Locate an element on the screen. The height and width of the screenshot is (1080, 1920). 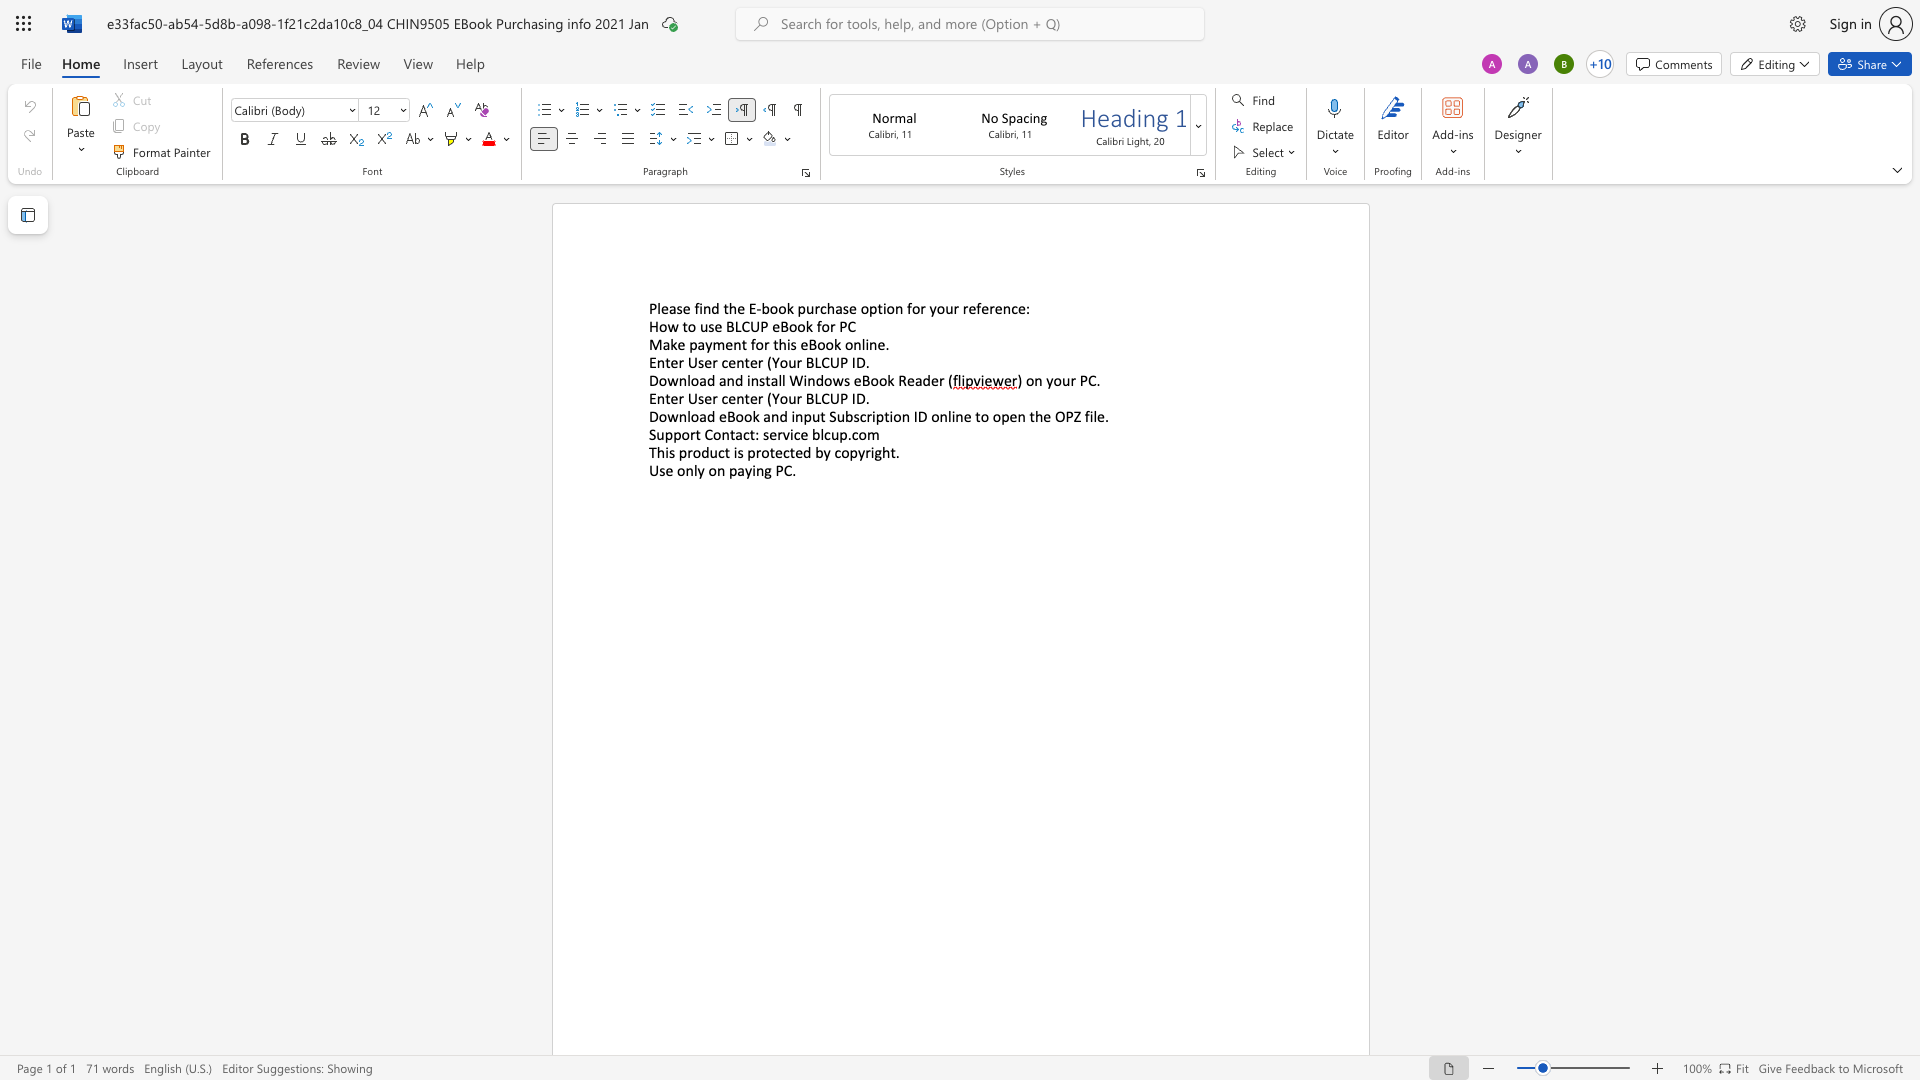
the space between the continuous character "E" and "-" in the text is located at coordinates (754, 308).